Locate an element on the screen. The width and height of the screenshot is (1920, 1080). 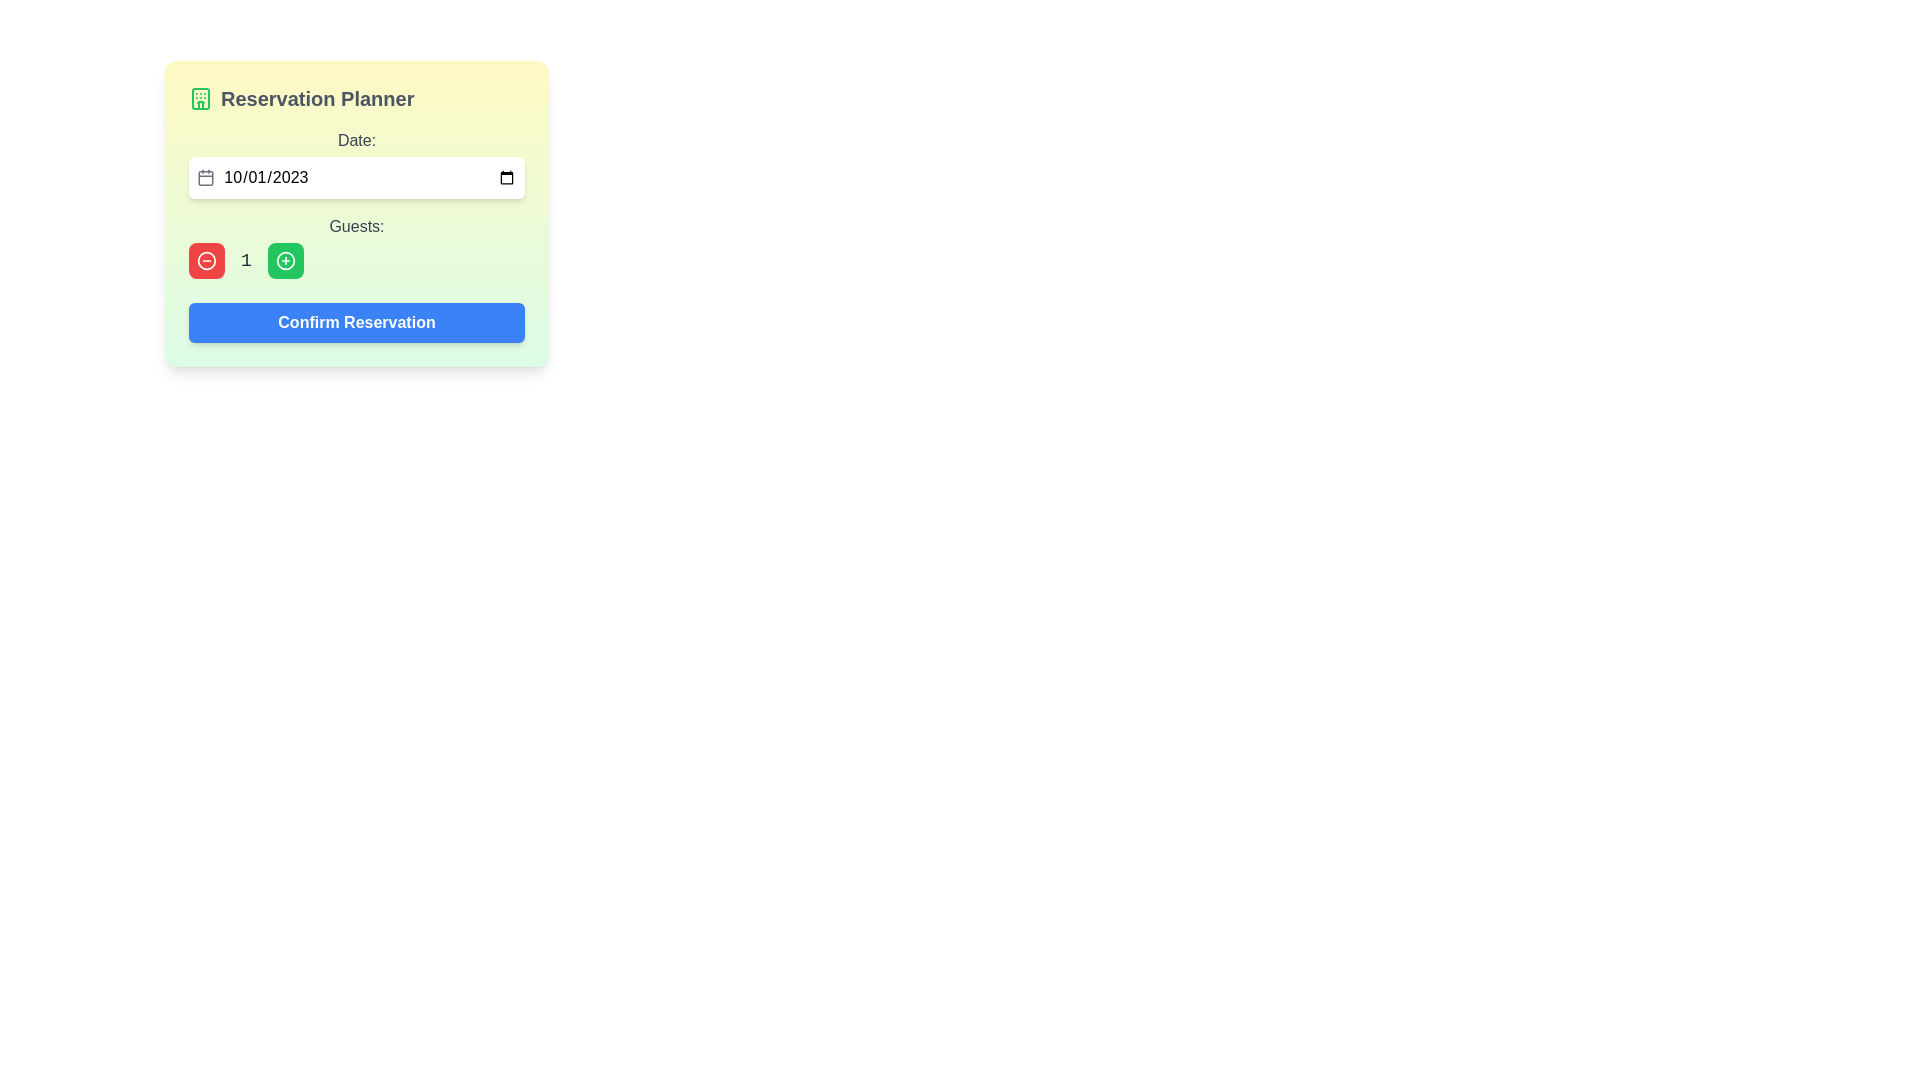
the date picker field located below the 'Date:' label in the 'Reservation Planner' form by tabbing to it is located at coordinates (356, 176).